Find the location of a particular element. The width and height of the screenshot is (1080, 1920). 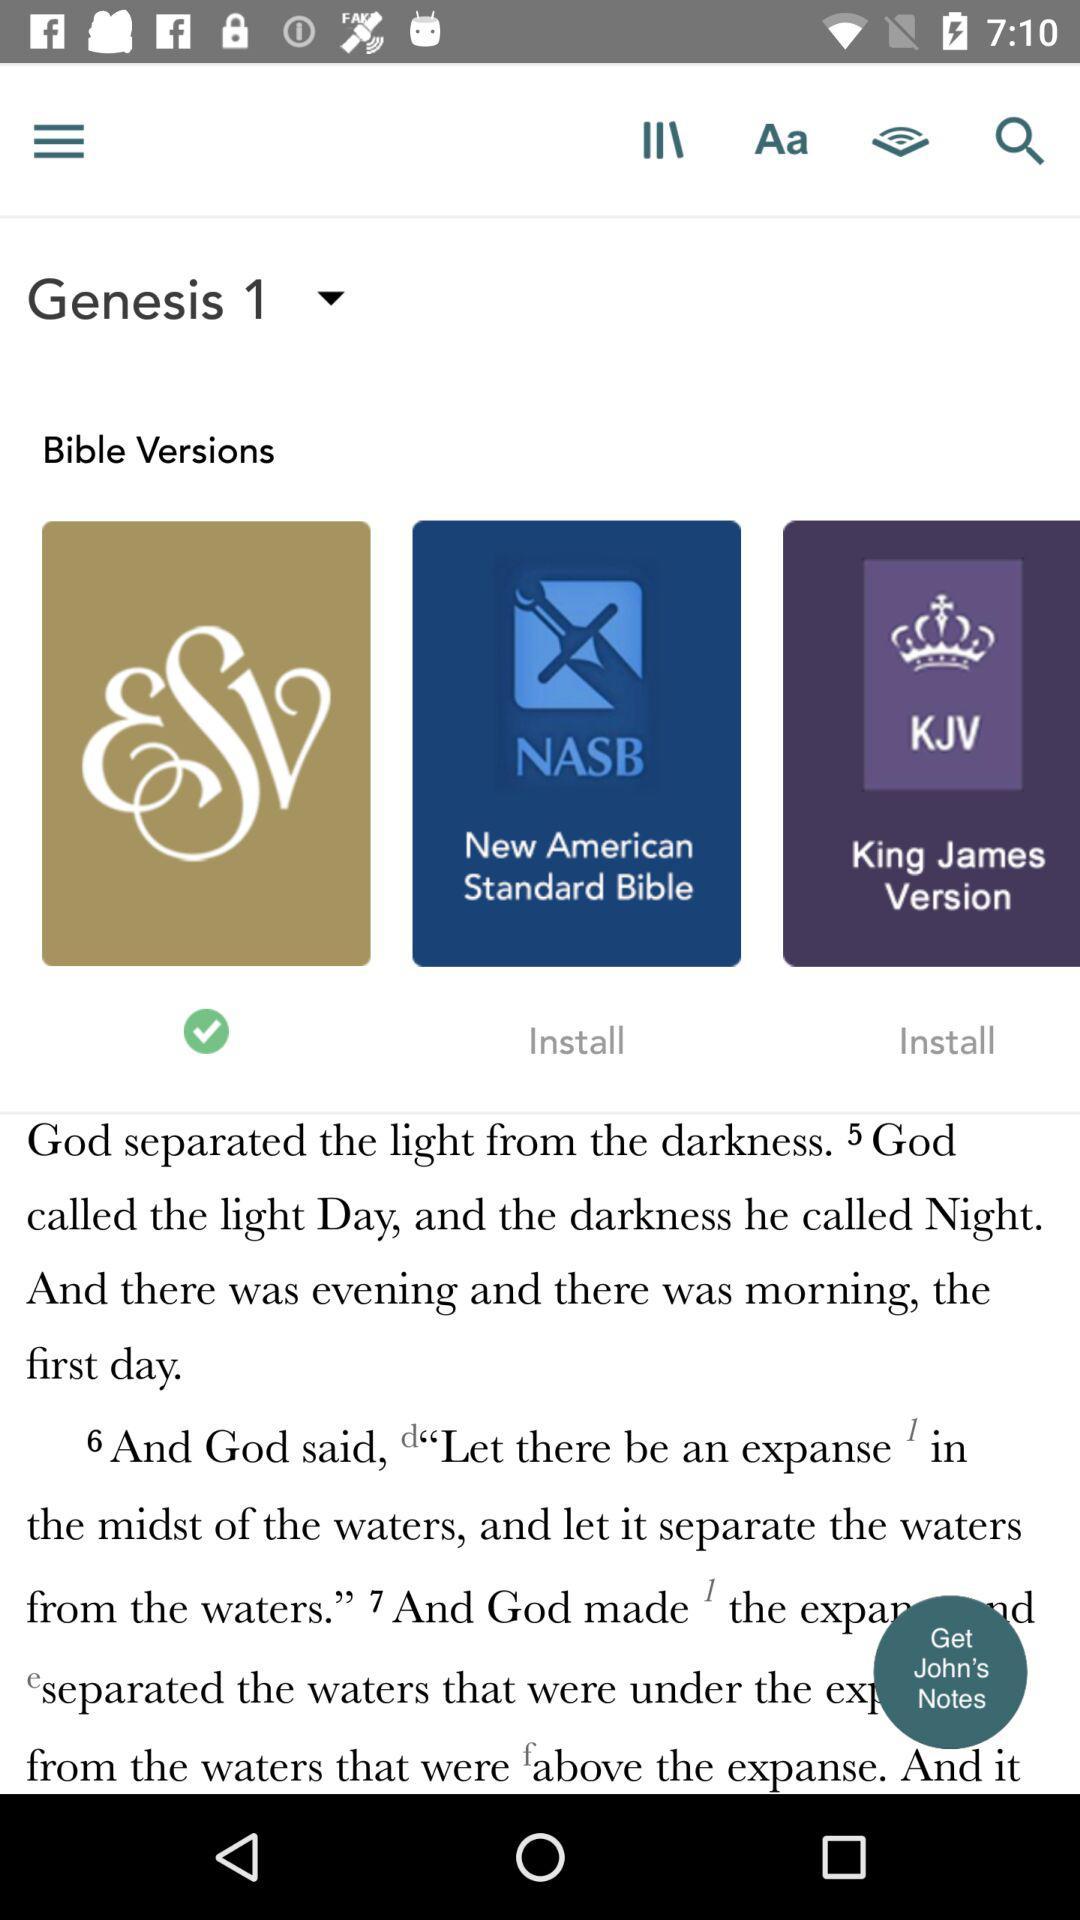

click on icon is located at coordinates (662, 139).